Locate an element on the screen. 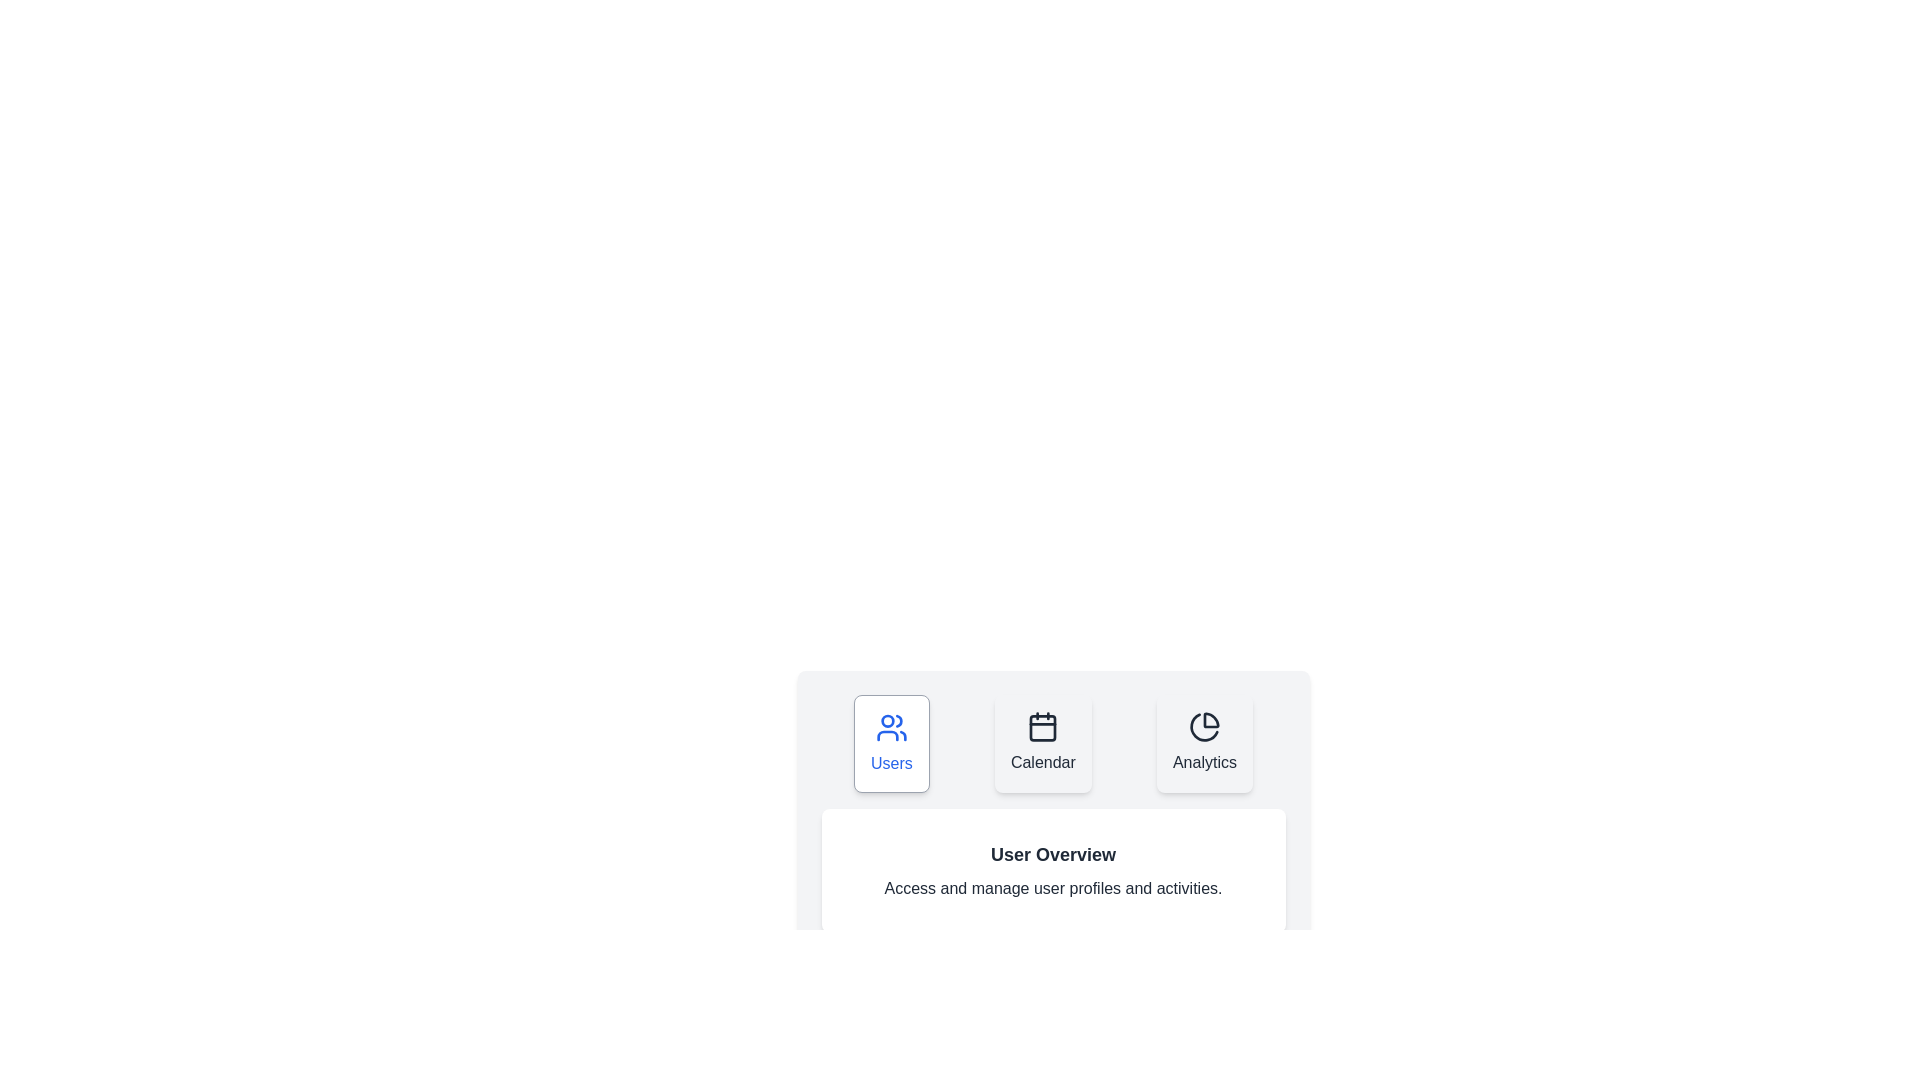 The height and width of the screenshot is (1080, 1920). the 'Users' button, which is a clickable rectangular card with a white background, rounded corners, and a thin gray border, containing an icon of a group of people and the text 'Users' in blue is located at coordinates (890, 744).